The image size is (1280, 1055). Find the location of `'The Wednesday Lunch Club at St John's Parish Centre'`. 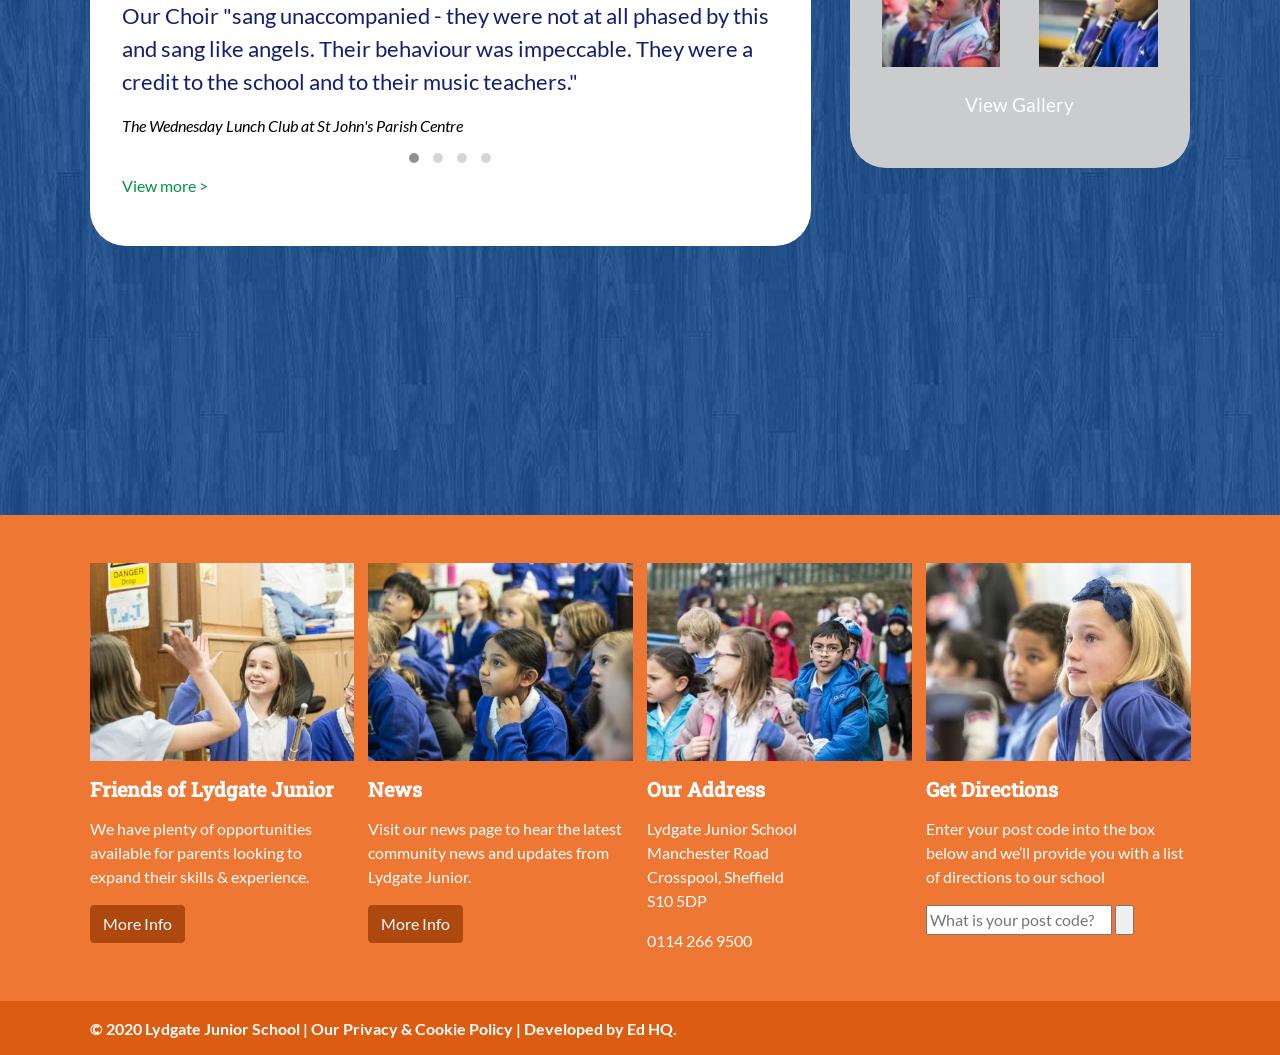

'The Wednesday Lunch Club at St John's Parish Centre' is located at coordinates (290, 124).